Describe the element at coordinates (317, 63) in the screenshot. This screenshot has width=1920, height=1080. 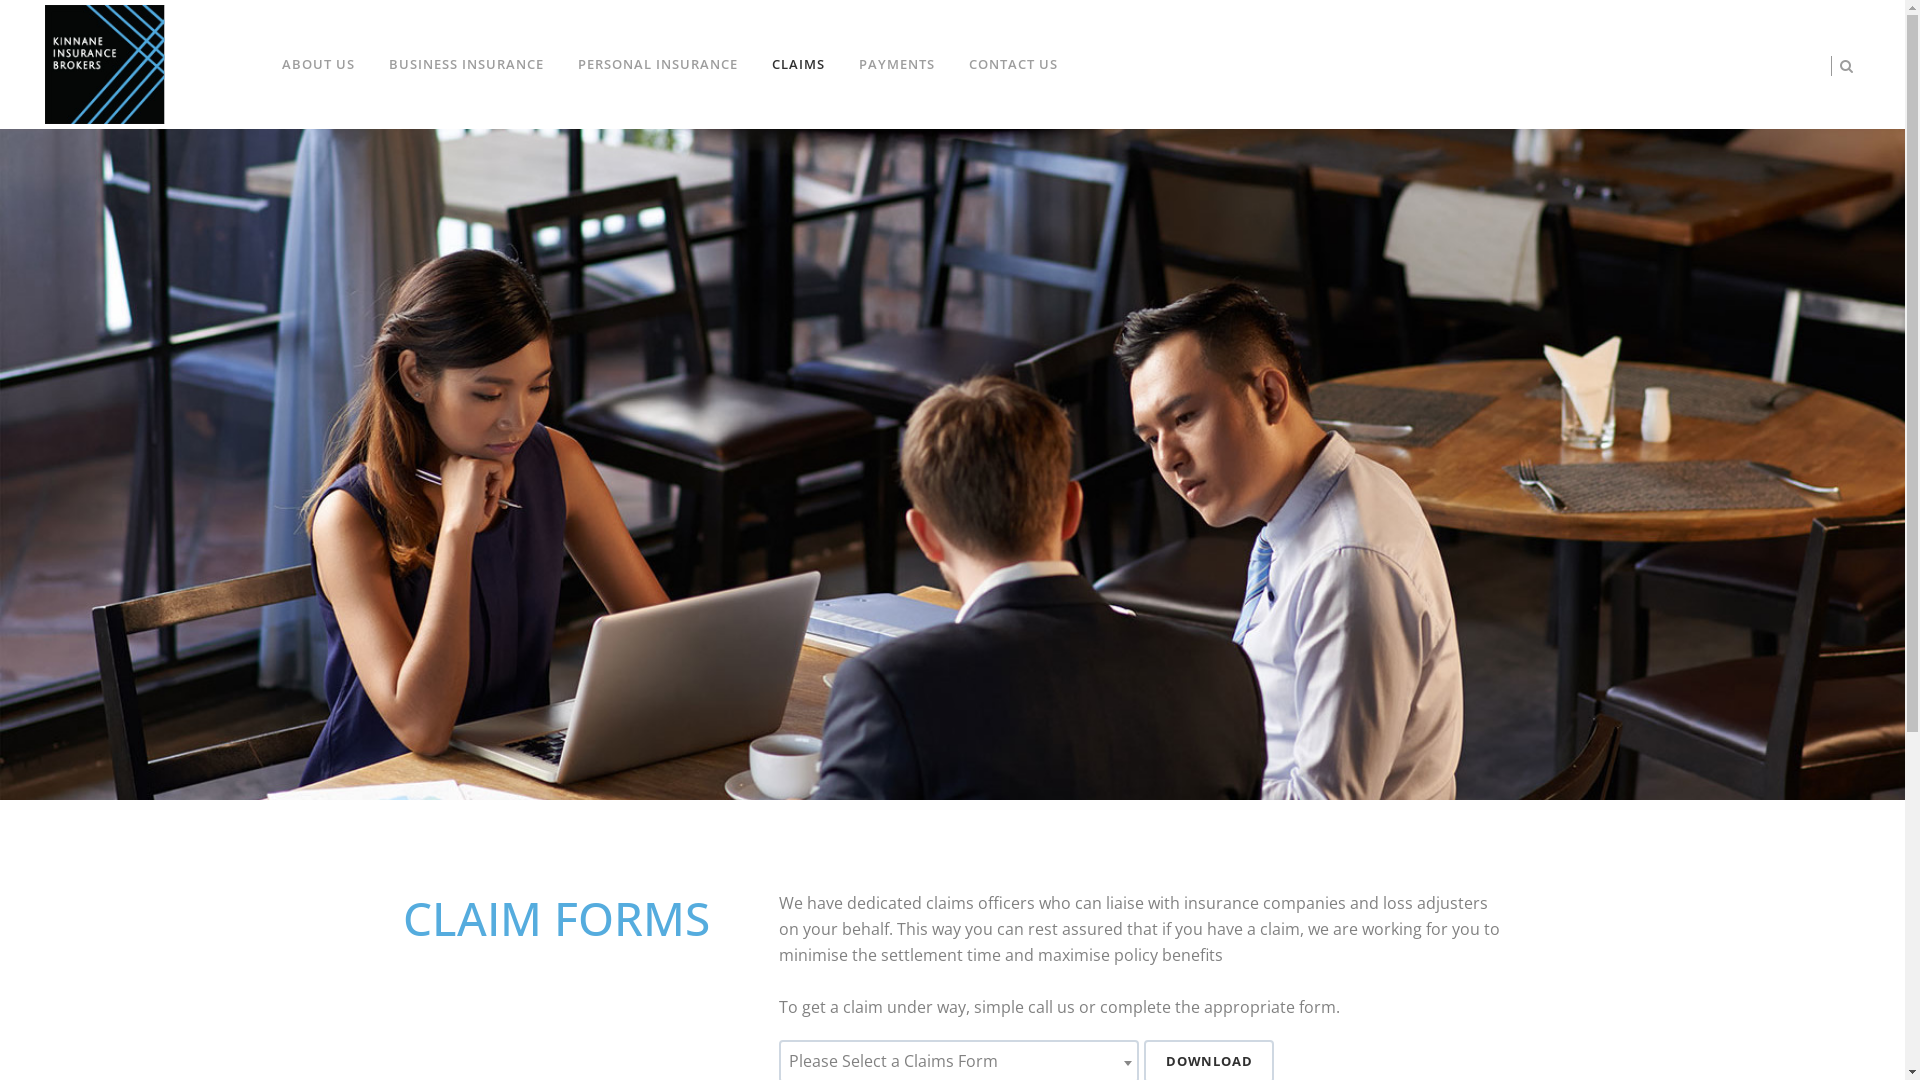
I see `'ABOUT US'` at that location.